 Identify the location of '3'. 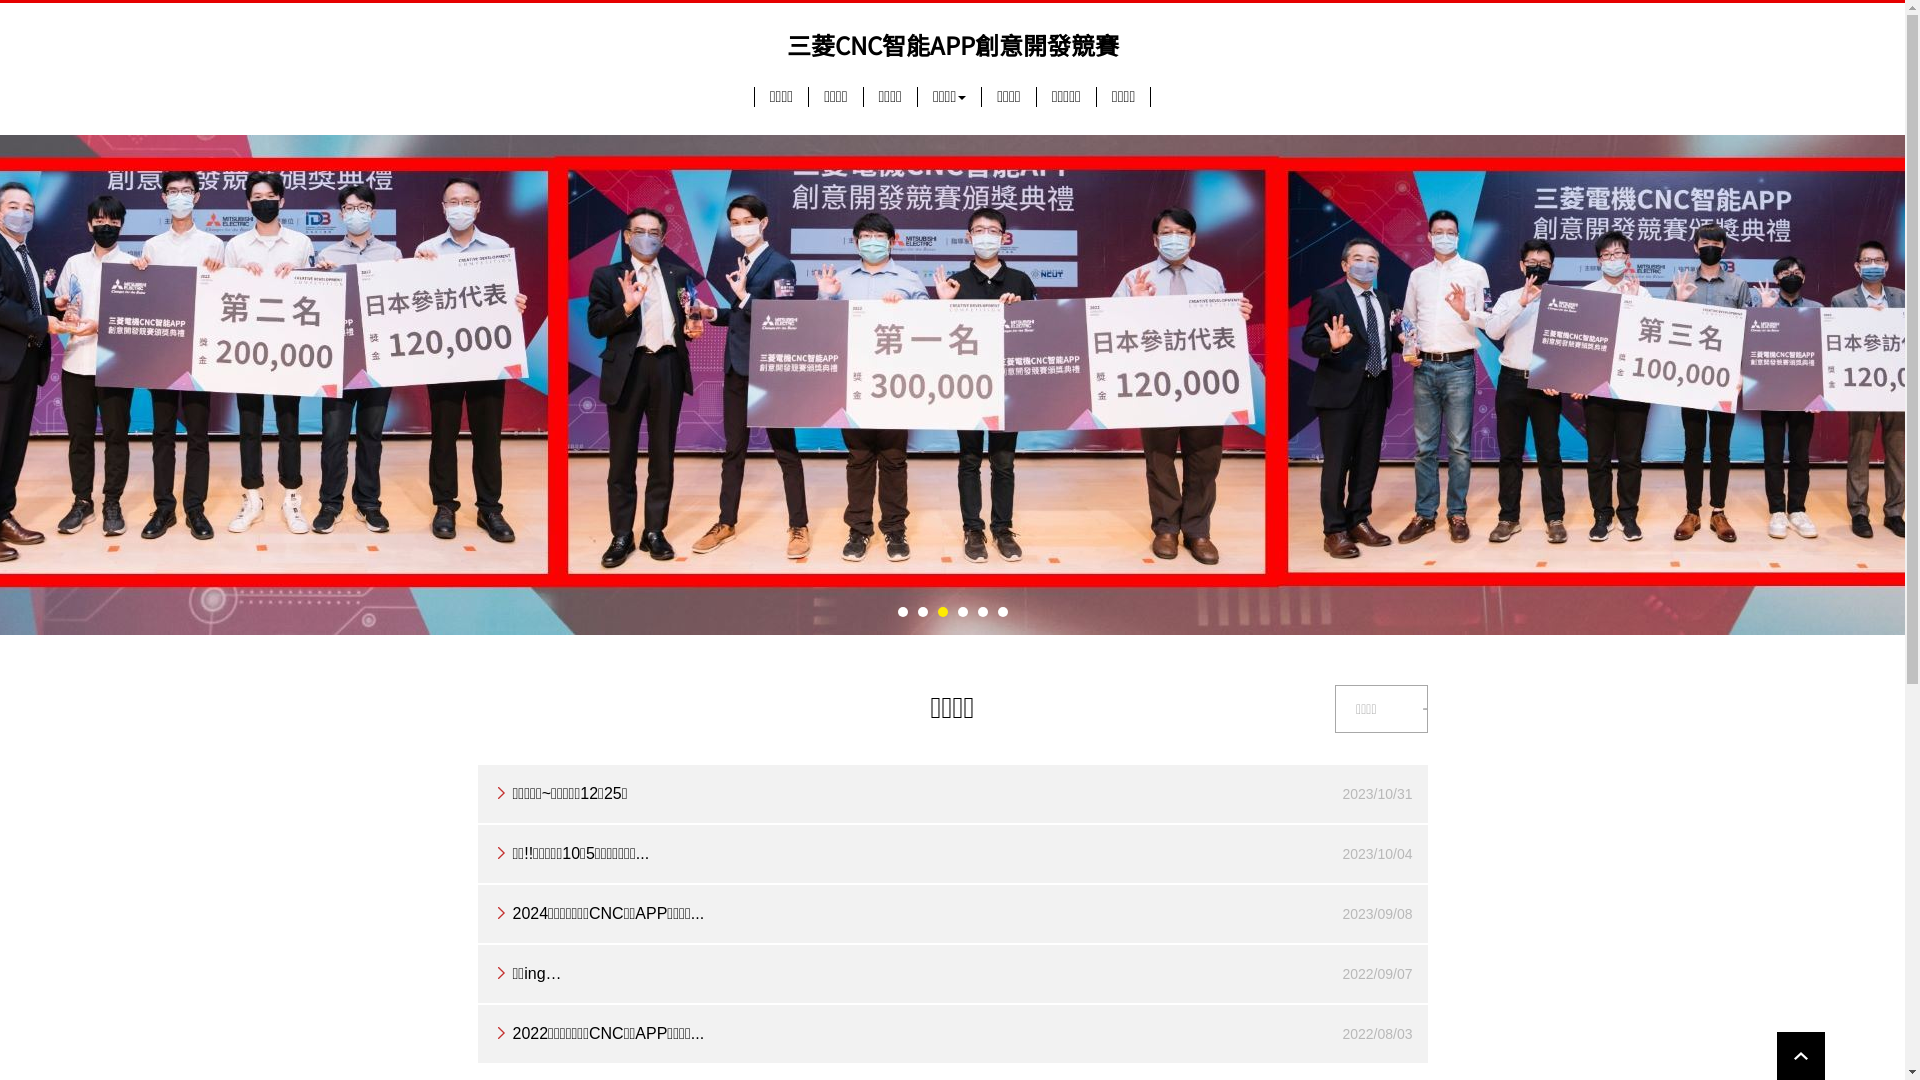
(941, 609).